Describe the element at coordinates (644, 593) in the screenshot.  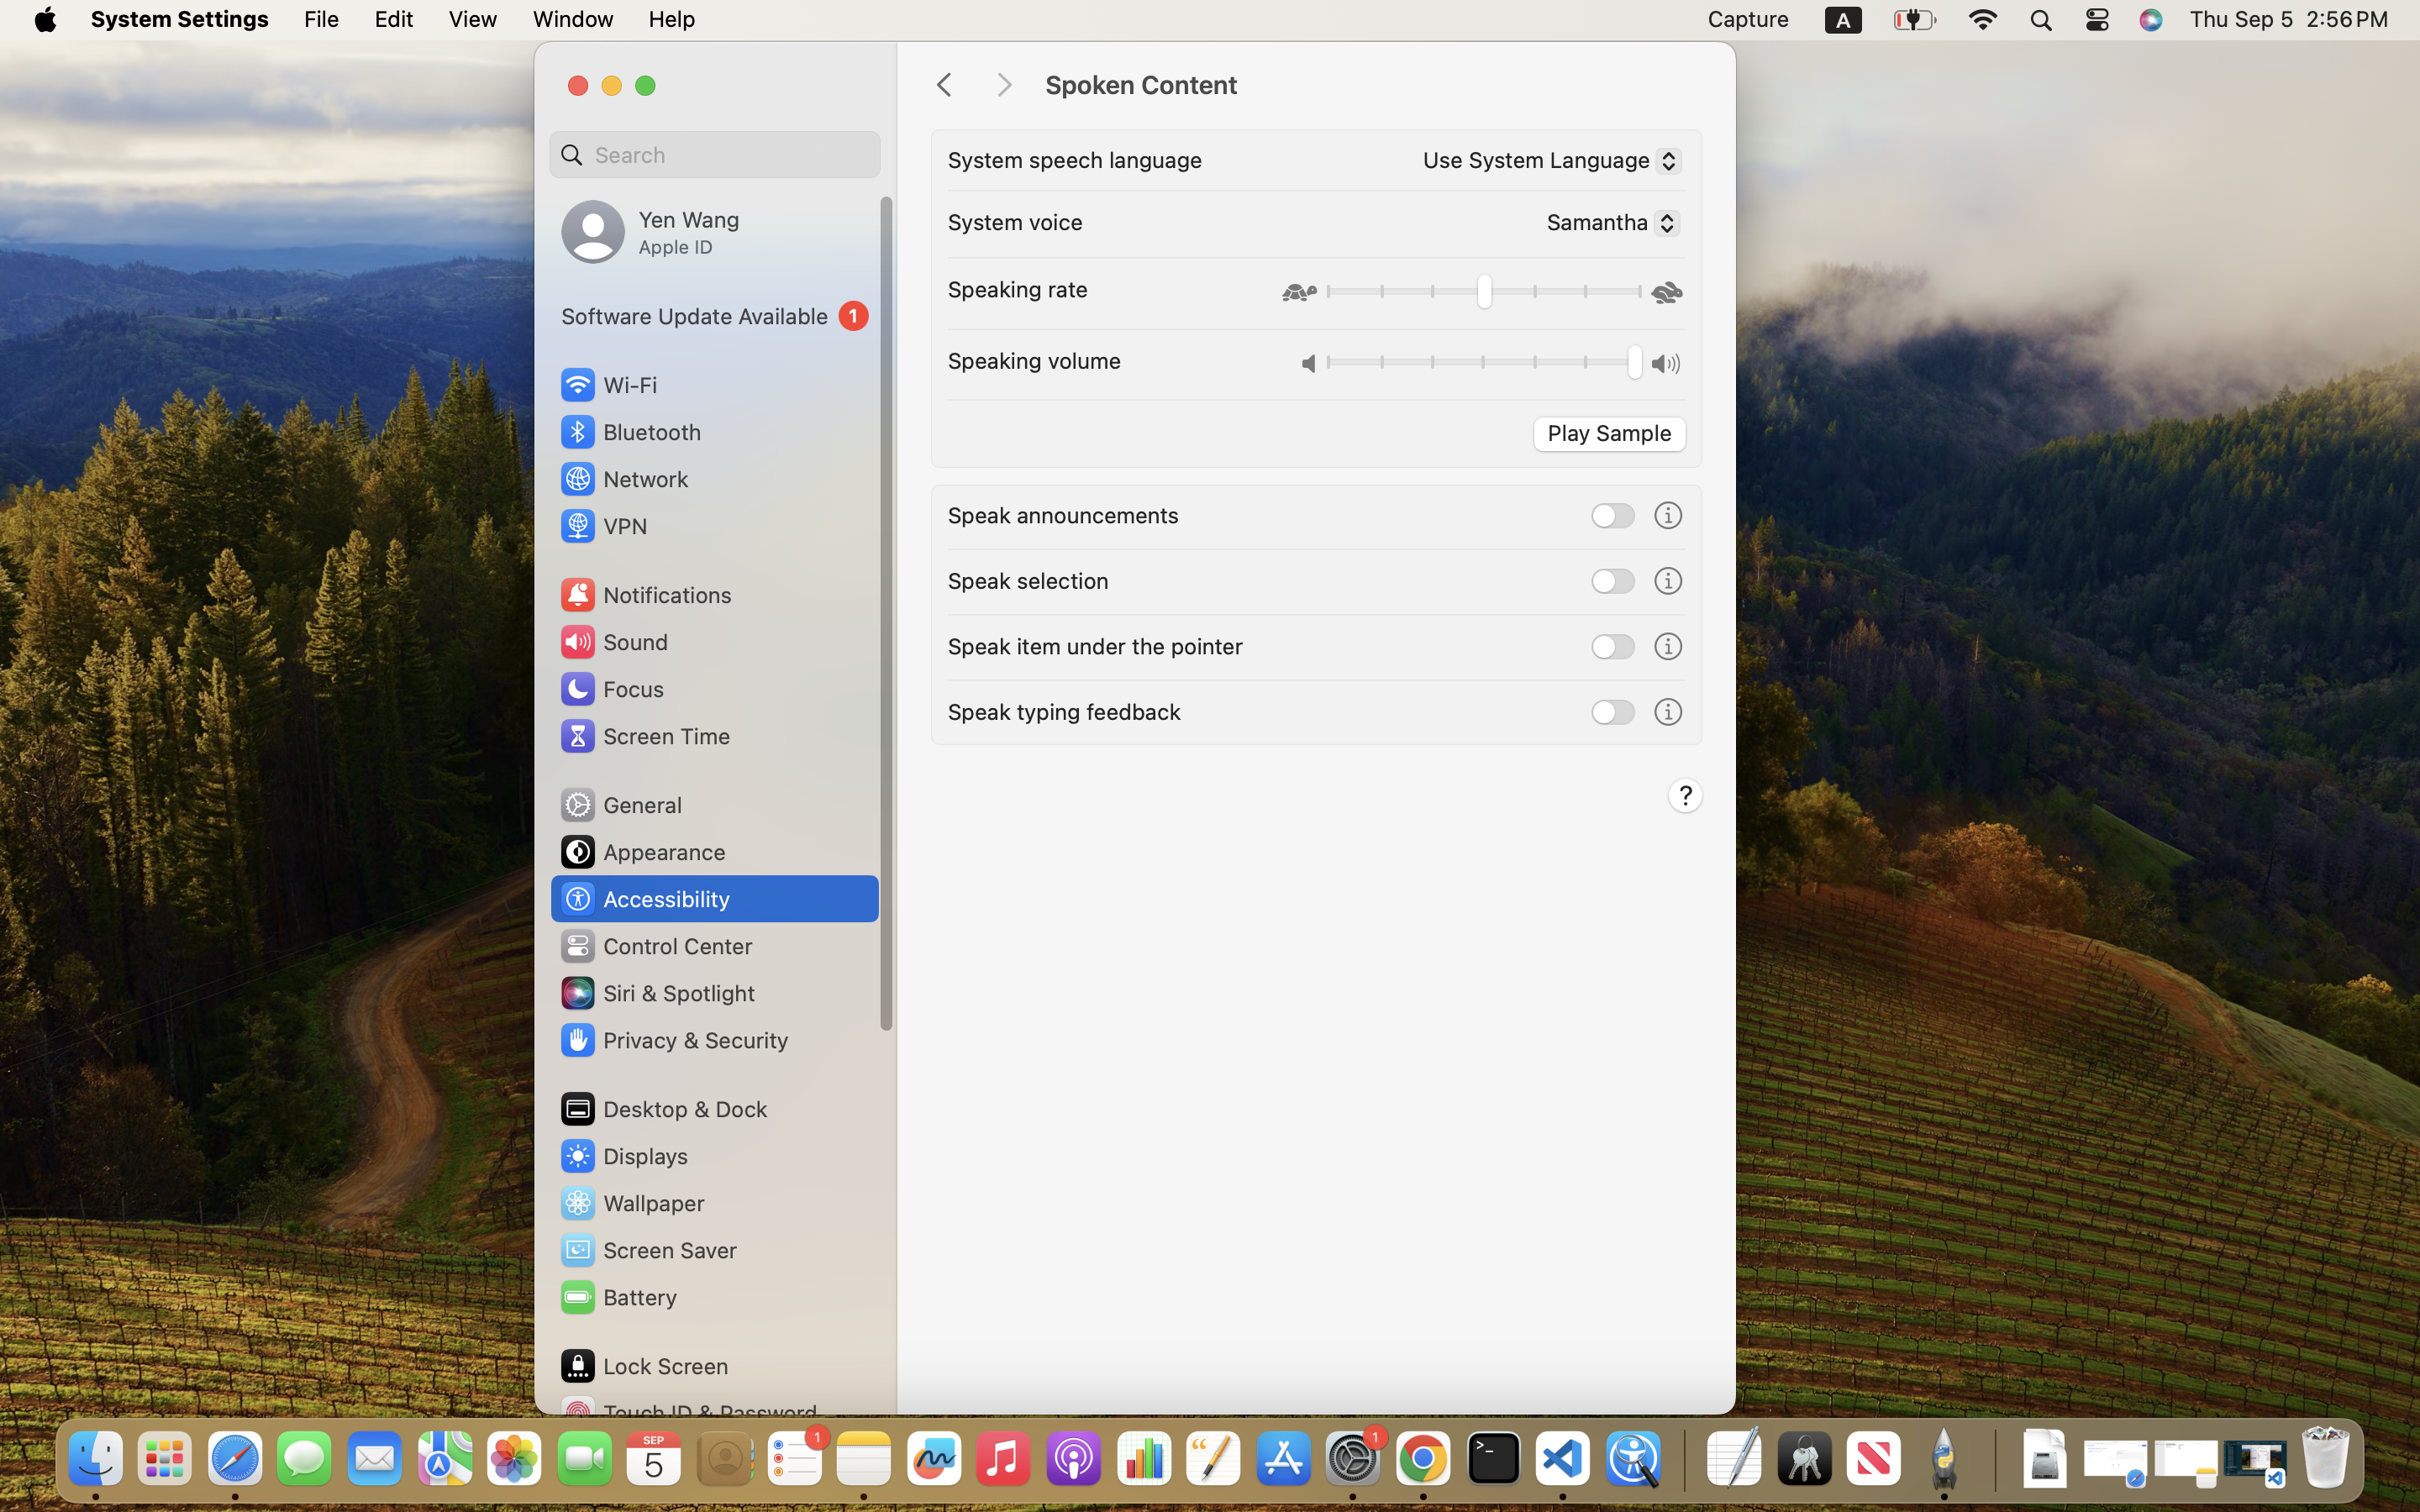
I see `'Notifications'` at that location.